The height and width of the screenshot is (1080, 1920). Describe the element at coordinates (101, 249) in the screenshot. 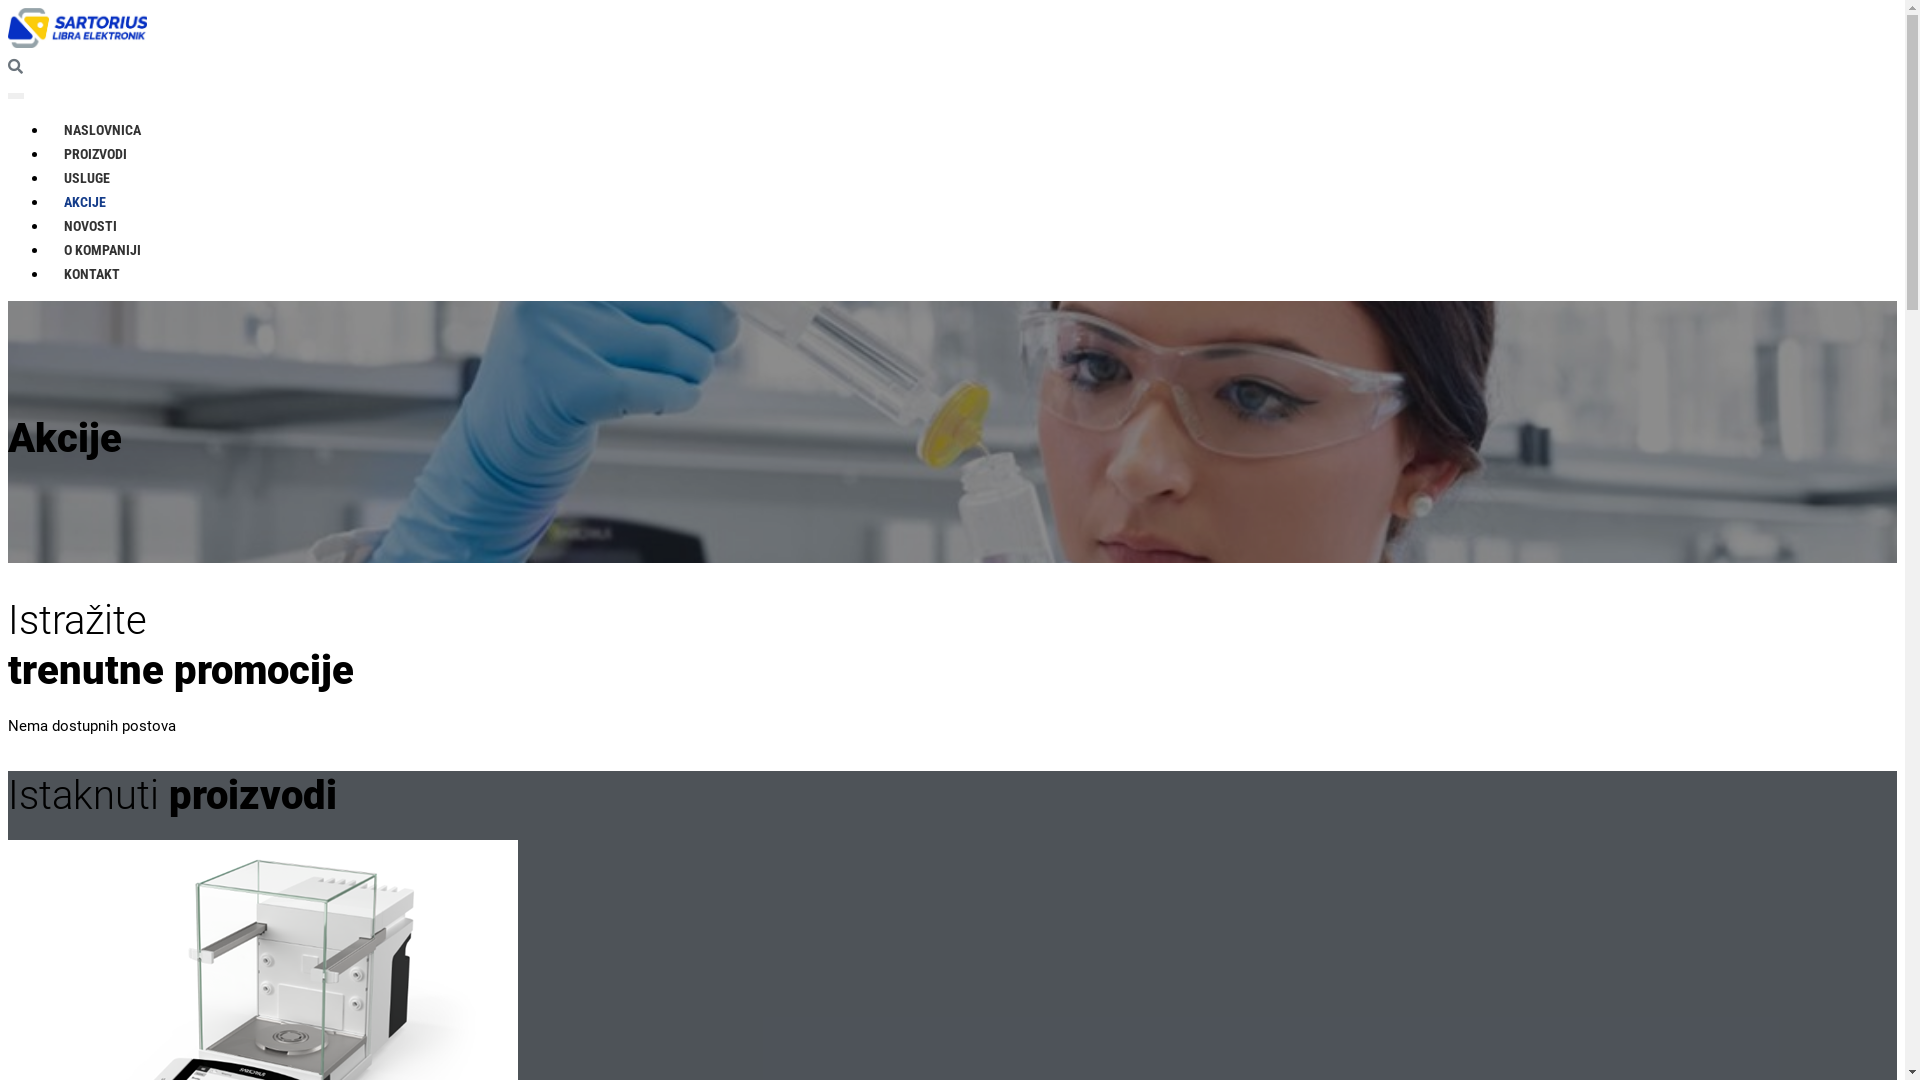

I see `'O KOMPANIJI'` at that location.